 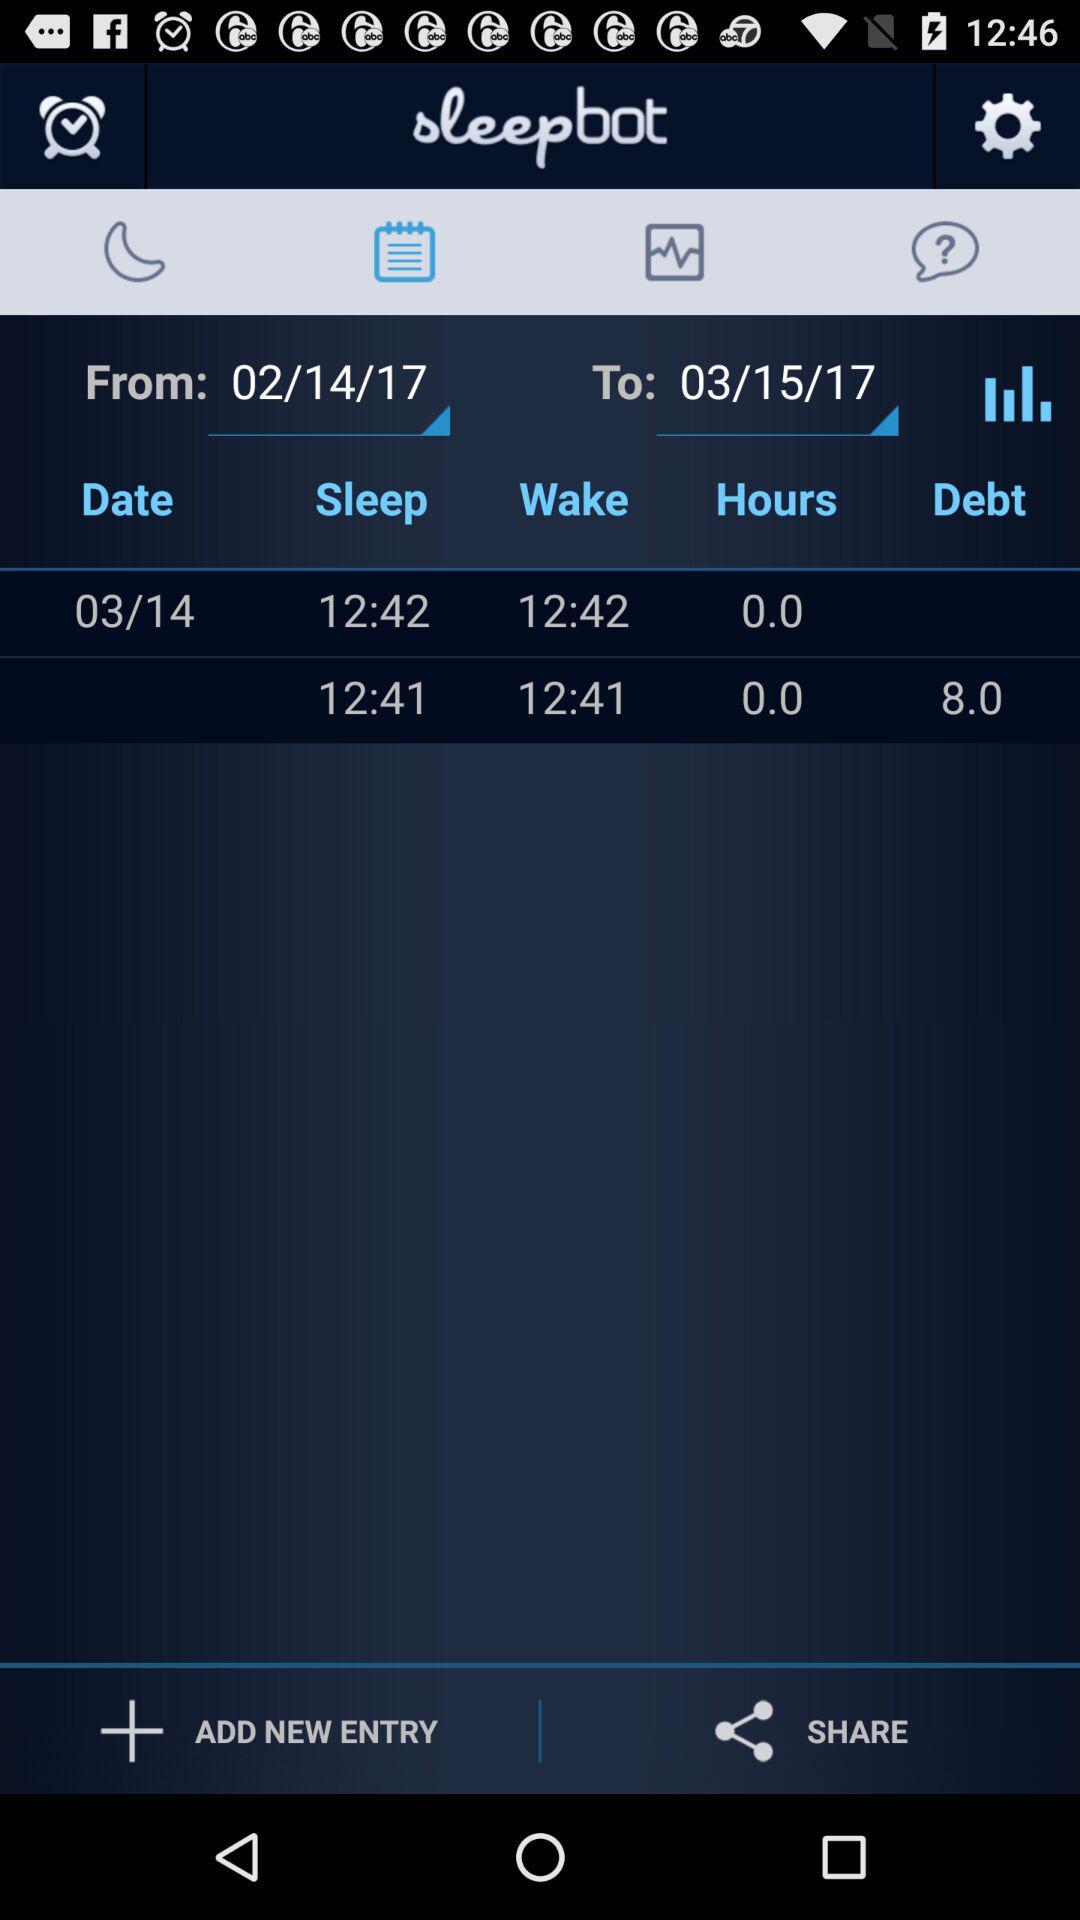 What do you see at coordinates (41, 700) in the screenshot?
I see `item to the left of 03/14 icon` at bounding box center [41, 700].